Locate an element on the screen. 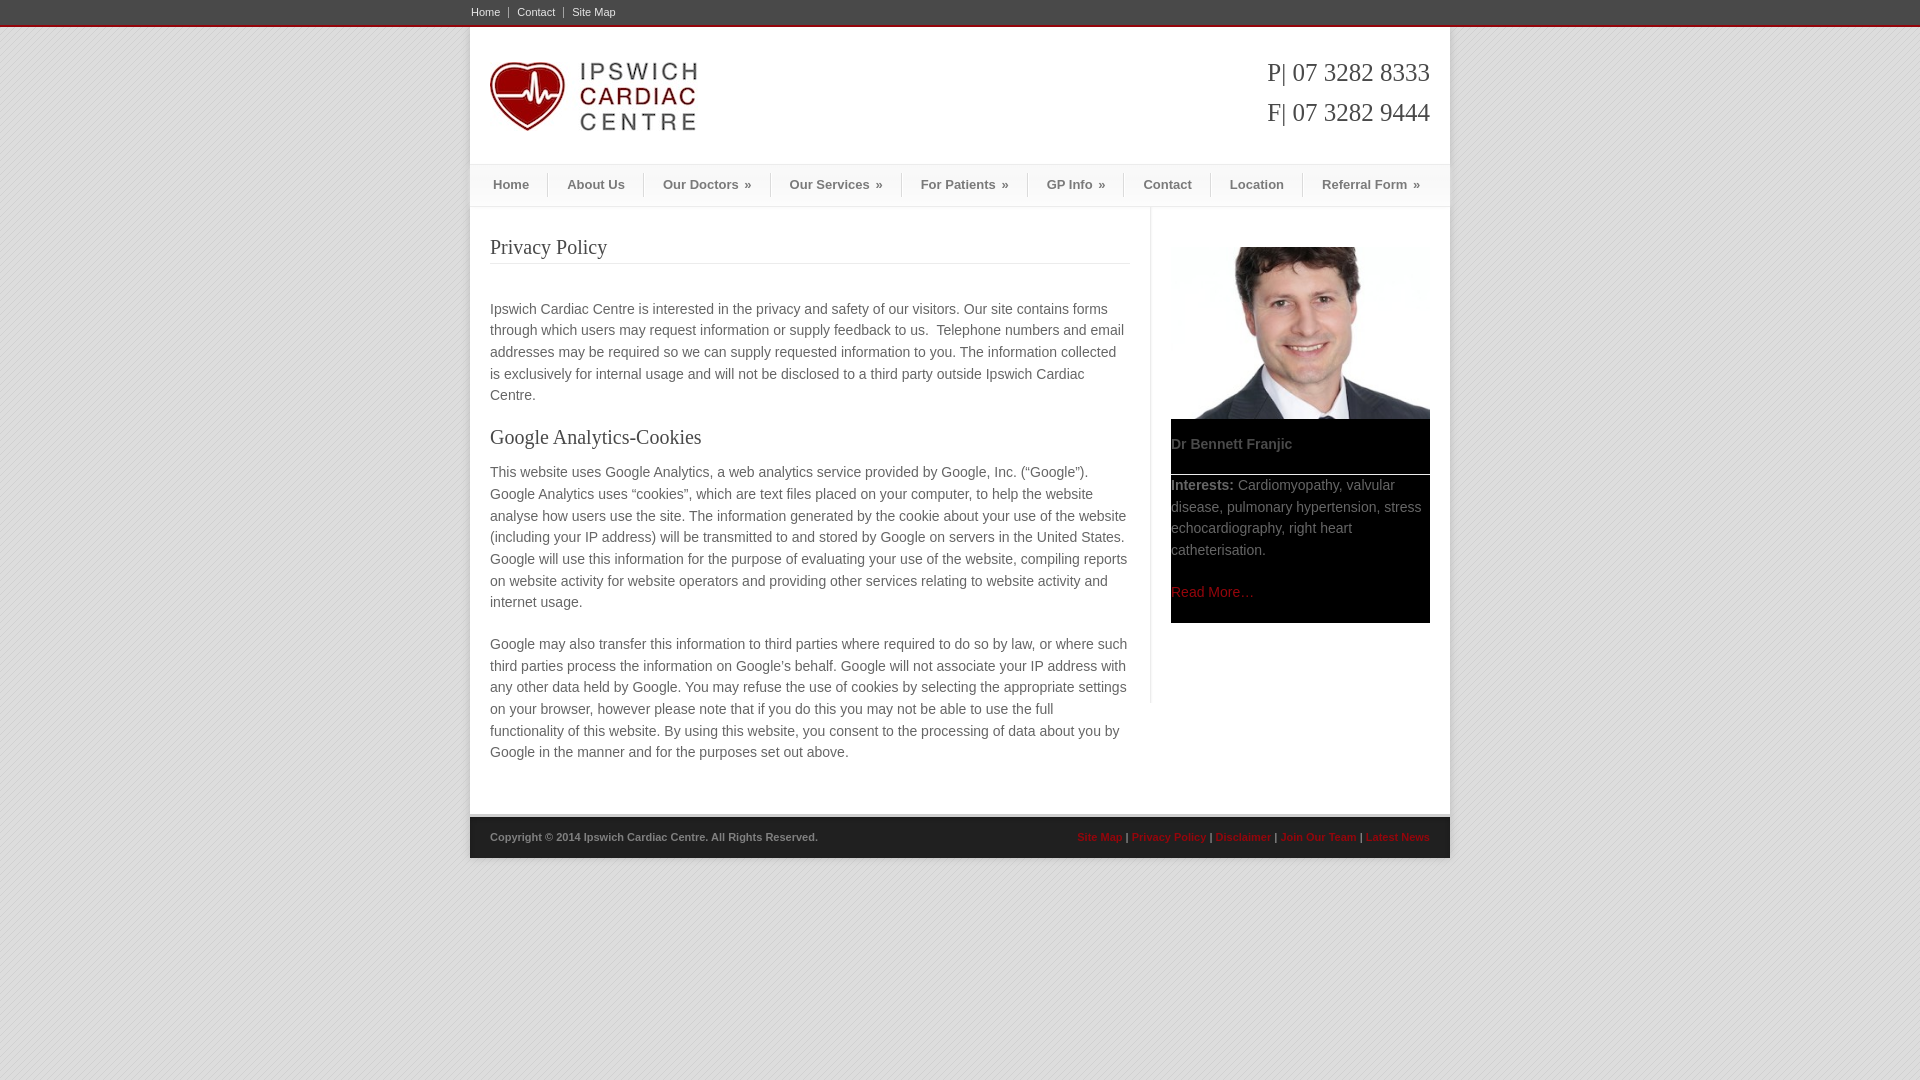  'Location' is located at coordinates (1256, 185).